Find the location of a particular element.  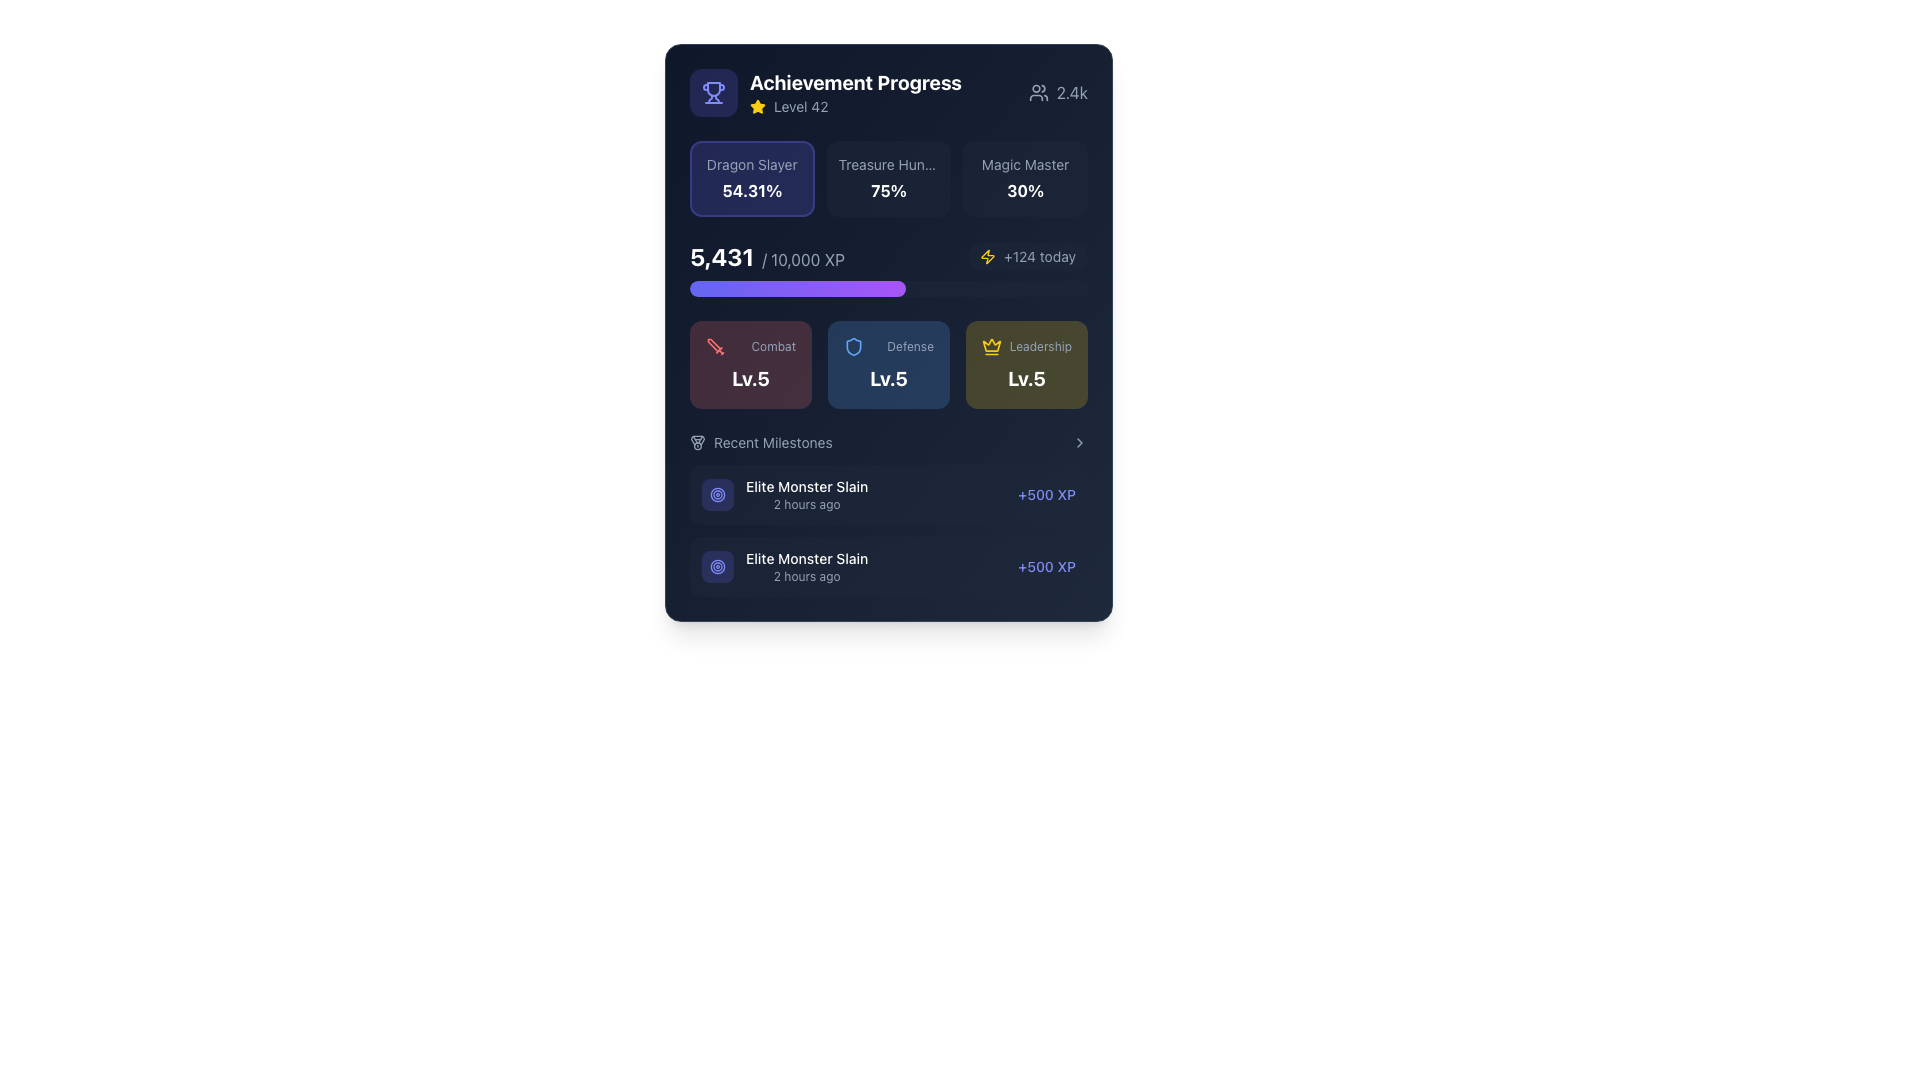

the Text label that indicates the level attributed to the 'Defense' category, located centrally beneath the 'Defense' icon and label is located at coordinates (887, 378).